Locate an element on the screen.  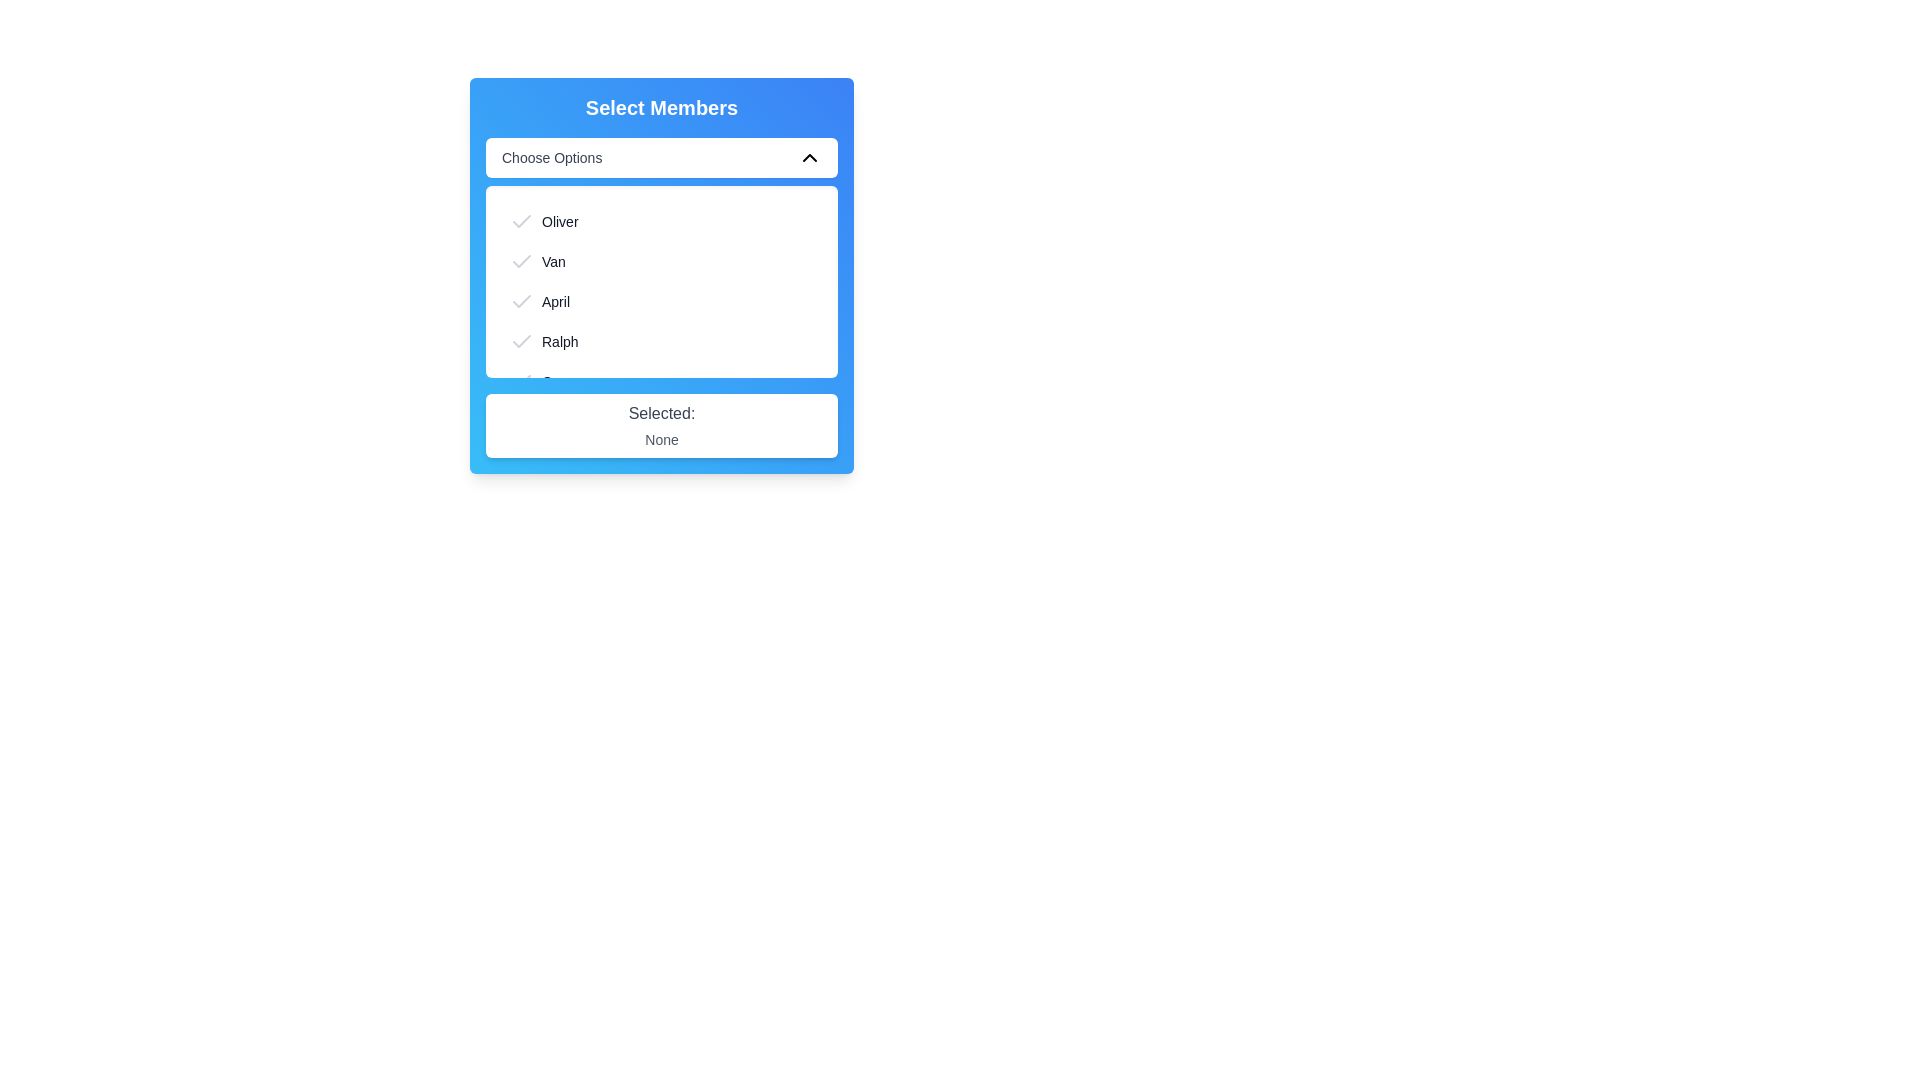
the gray outlined checkmark icon located to the left of the 'Van' entry in the selection list is located at coordinates (522, 261).